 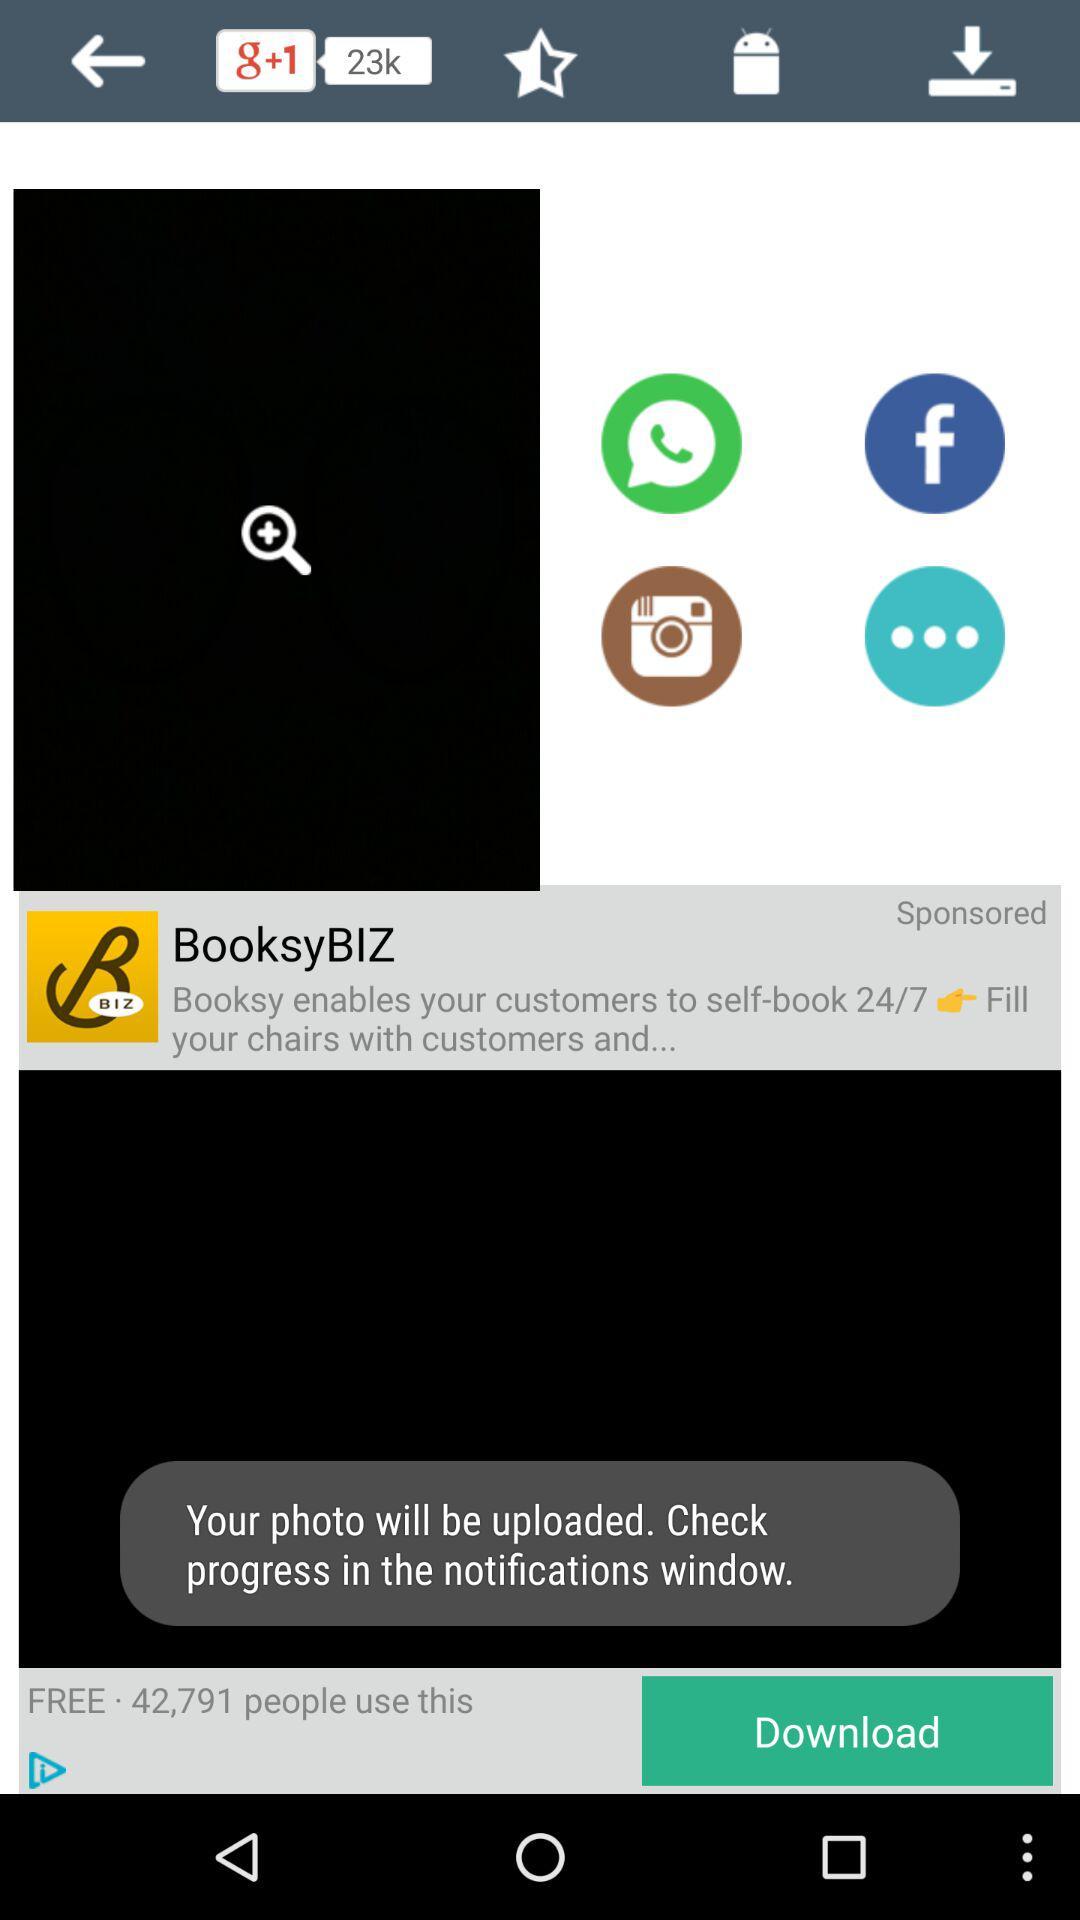 What do you see at coordinates (92, 977) in the screenshot?
I see `the icon which is before the booksybiz` at bounding box center [92, 977].